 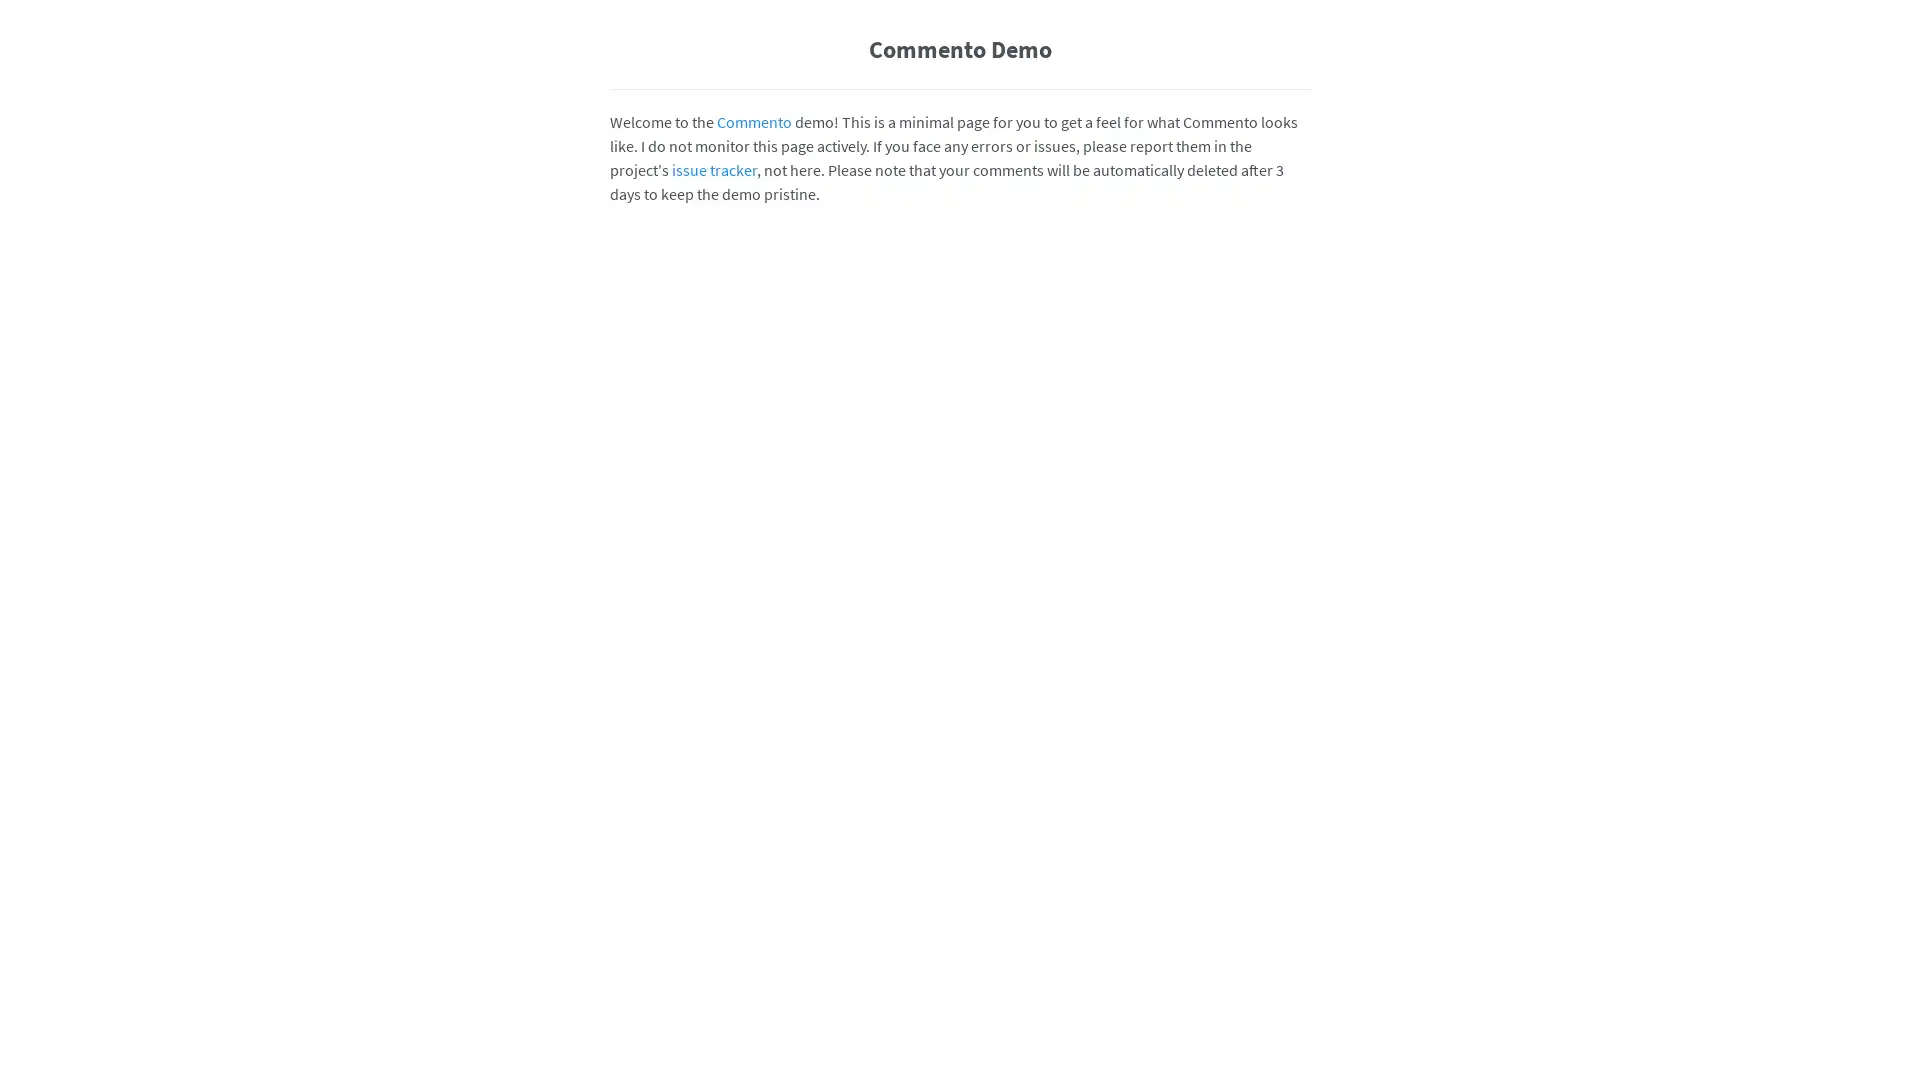 What do you see at coordinates (1200, 925) in the screenshot?
I see `Reply` at bounding box center [1200, 925].